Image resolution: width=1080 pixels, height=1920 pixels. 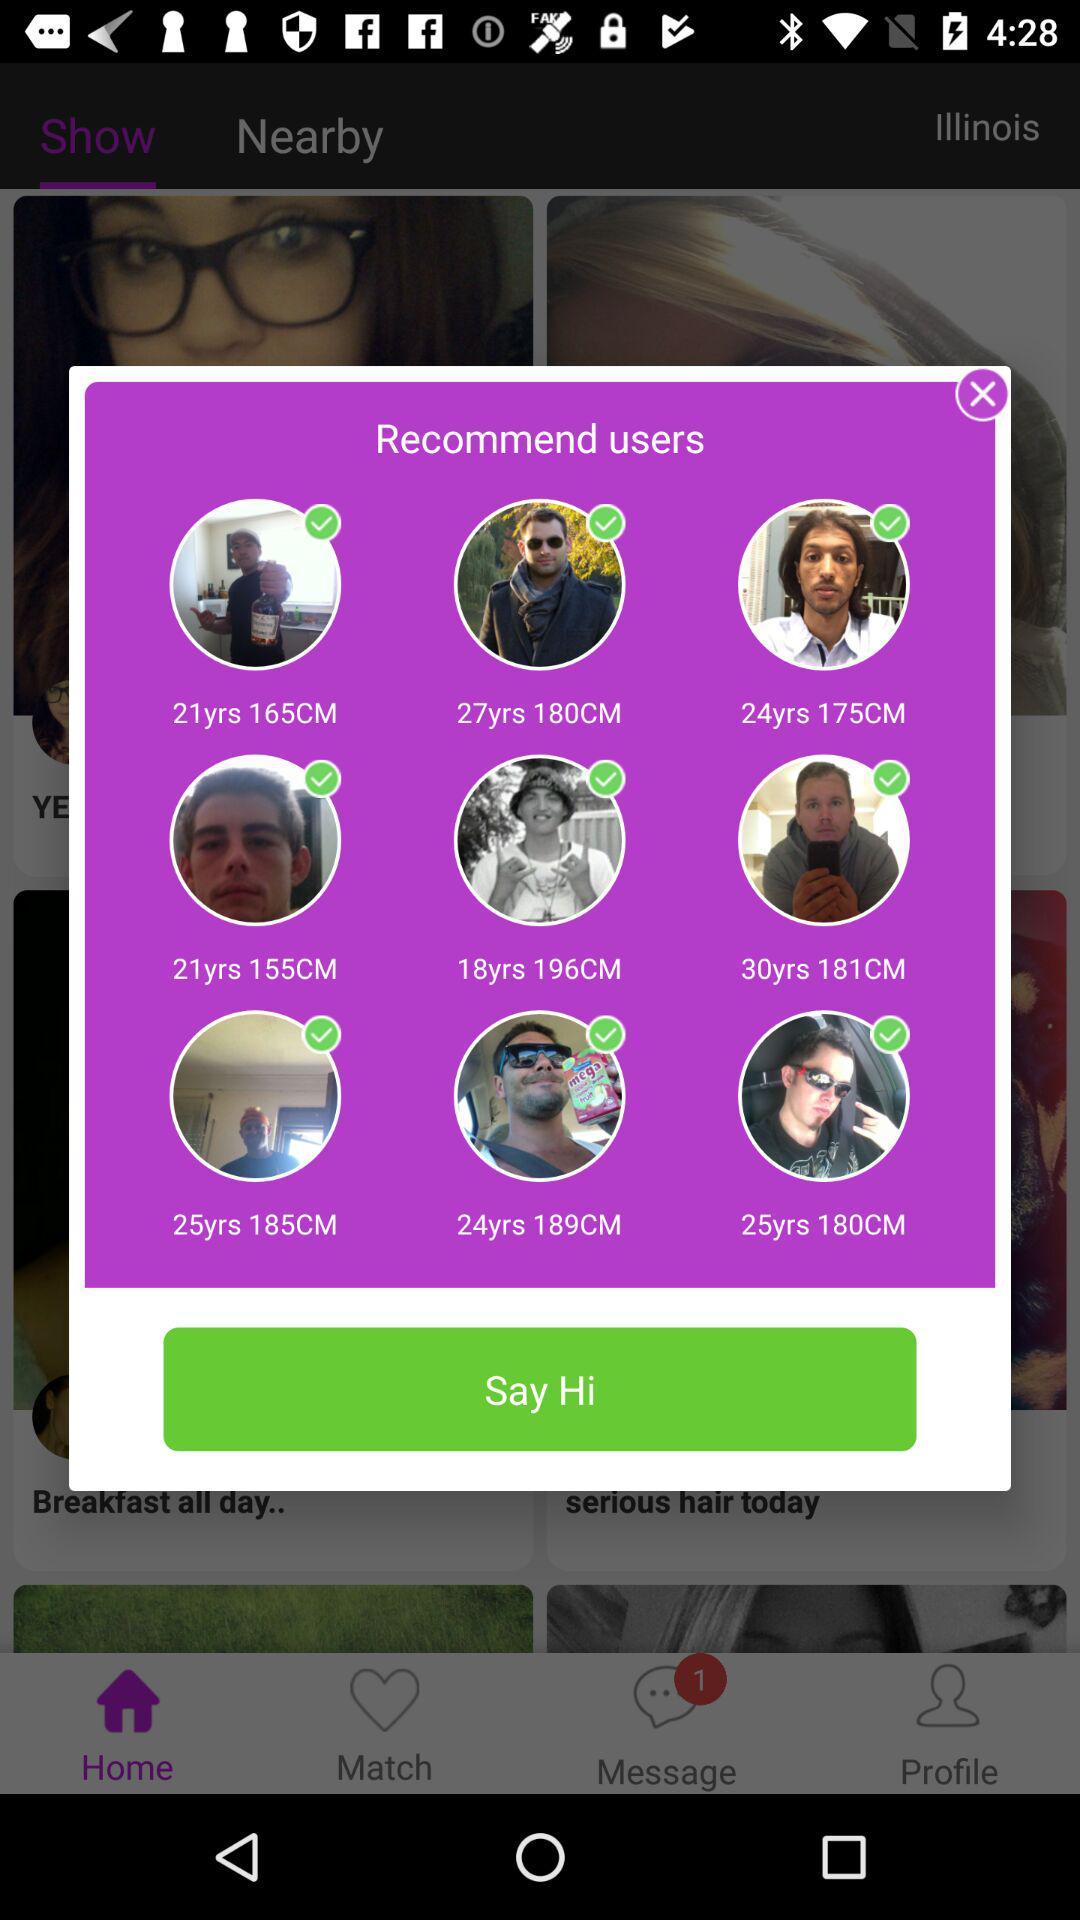 I want to click on window, so click(x=982, y=393).